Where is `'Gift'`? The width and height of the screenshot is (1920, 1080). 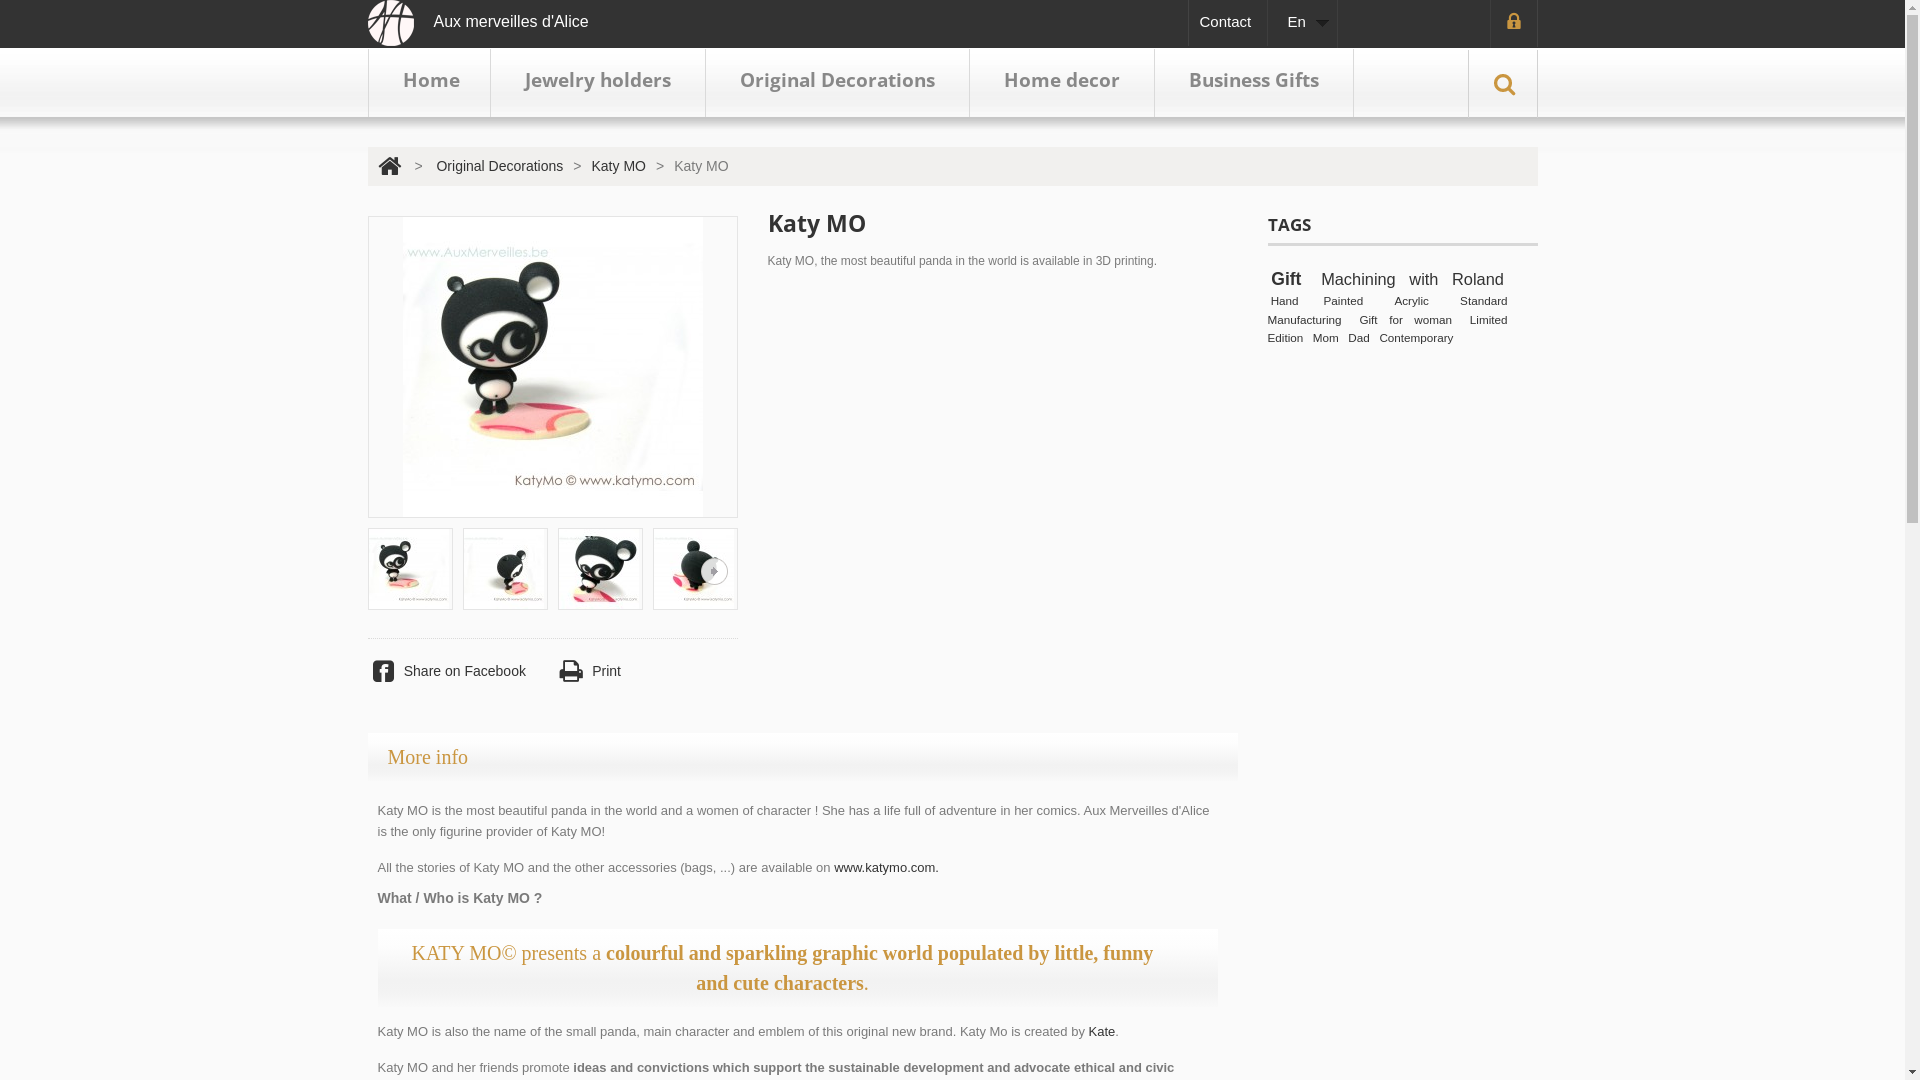
'Gift' is located at coordinates (1267, 279).